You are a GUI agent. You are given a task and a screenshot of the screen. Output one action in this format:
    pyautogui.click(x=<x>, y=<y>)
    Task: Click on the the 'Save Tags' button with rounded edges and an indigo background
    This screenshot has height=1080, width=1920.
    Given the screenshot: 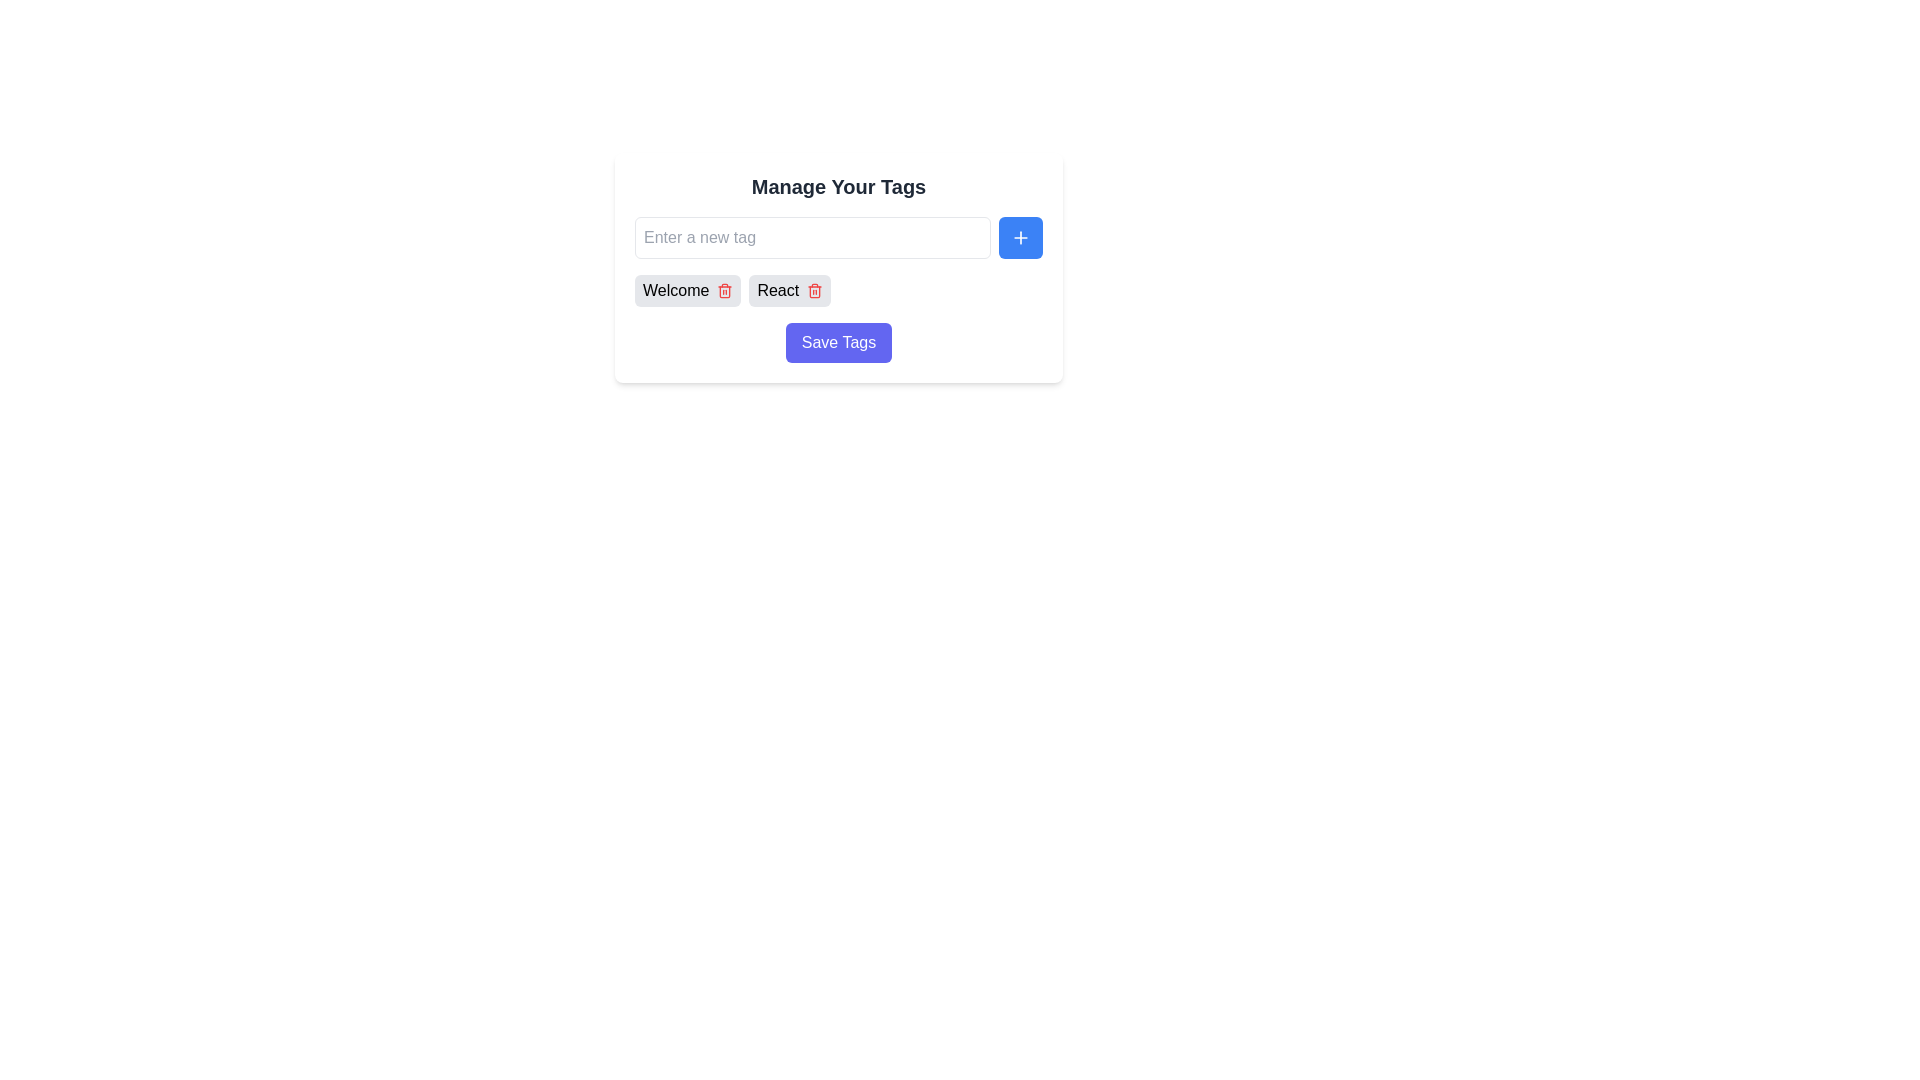 What is the action you would take?
    pyautogui.click(x=839, y=342)
    